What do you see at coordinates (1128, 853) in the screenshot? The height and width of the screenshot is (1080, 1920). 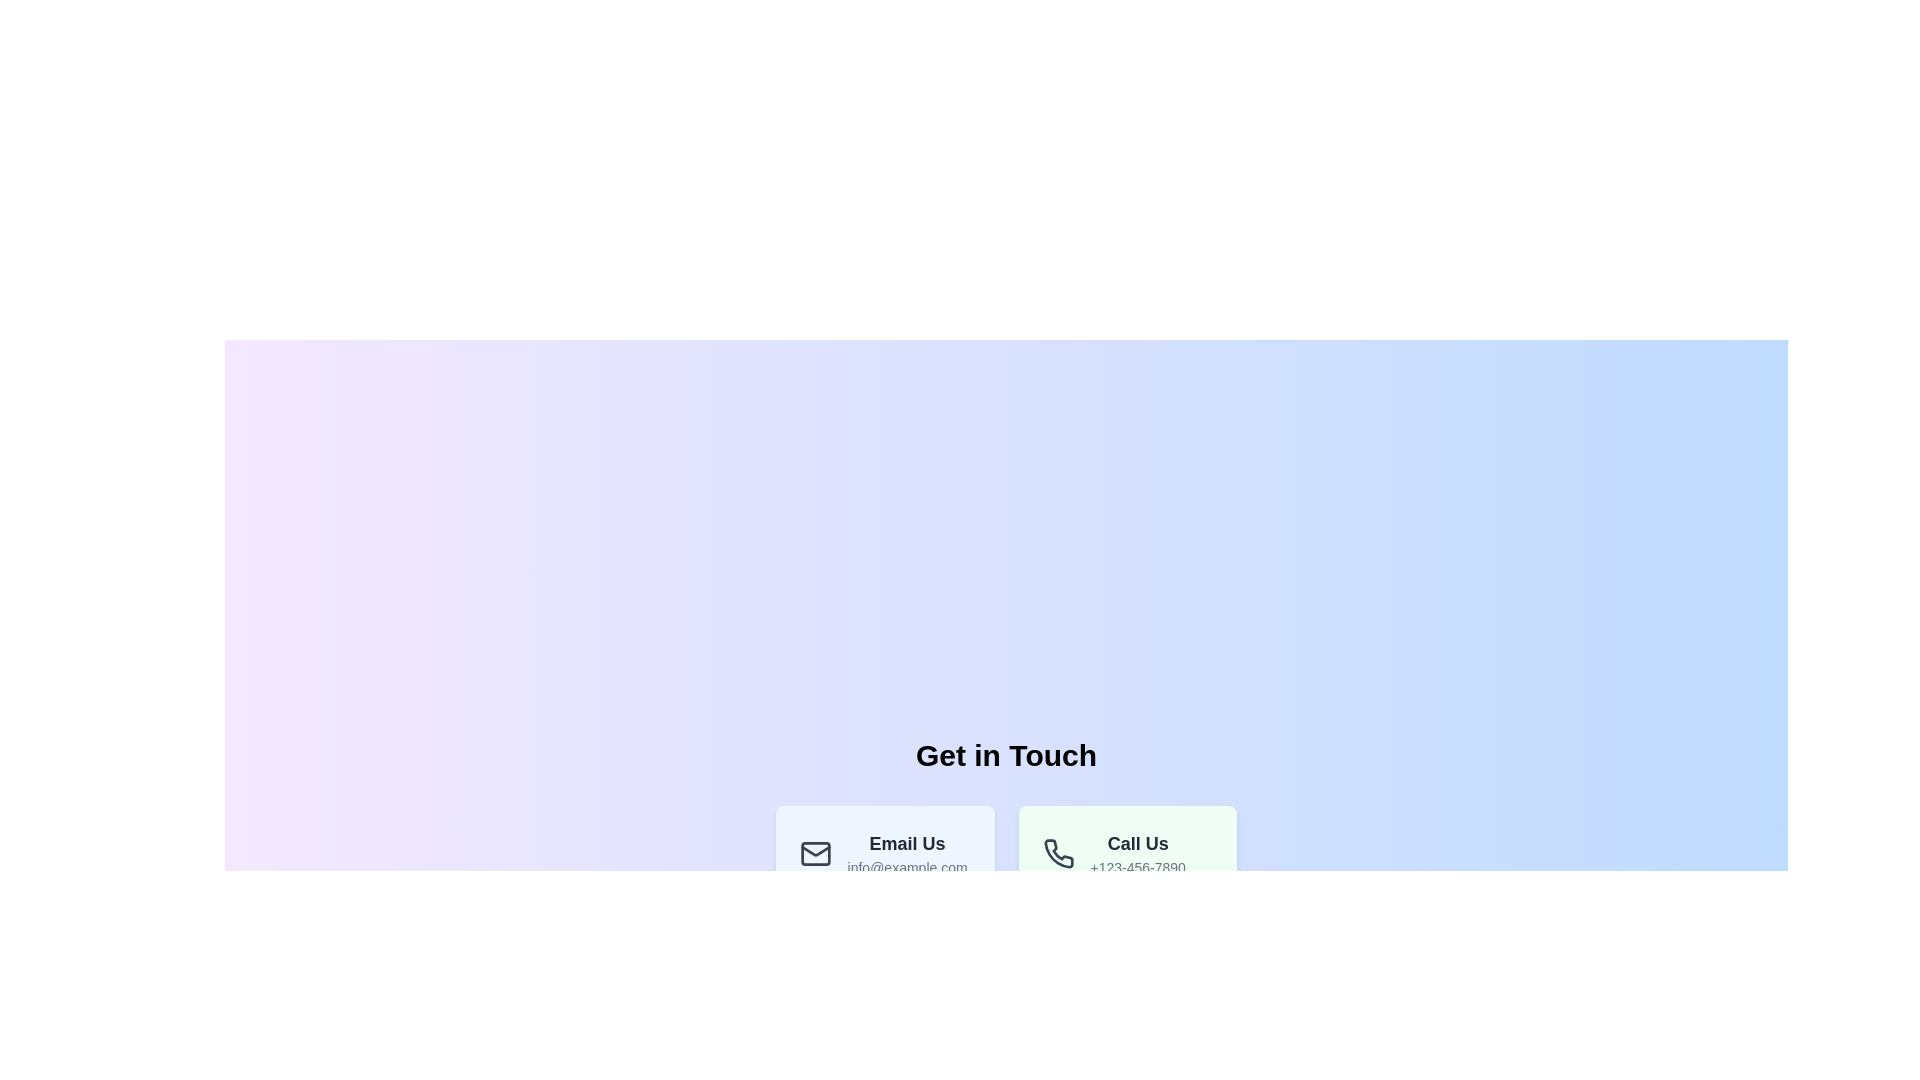 I see `the Informational Card displaying the phone number, which is the second item in the grid layout of contact method cards` at bounding box center [1128, 853].